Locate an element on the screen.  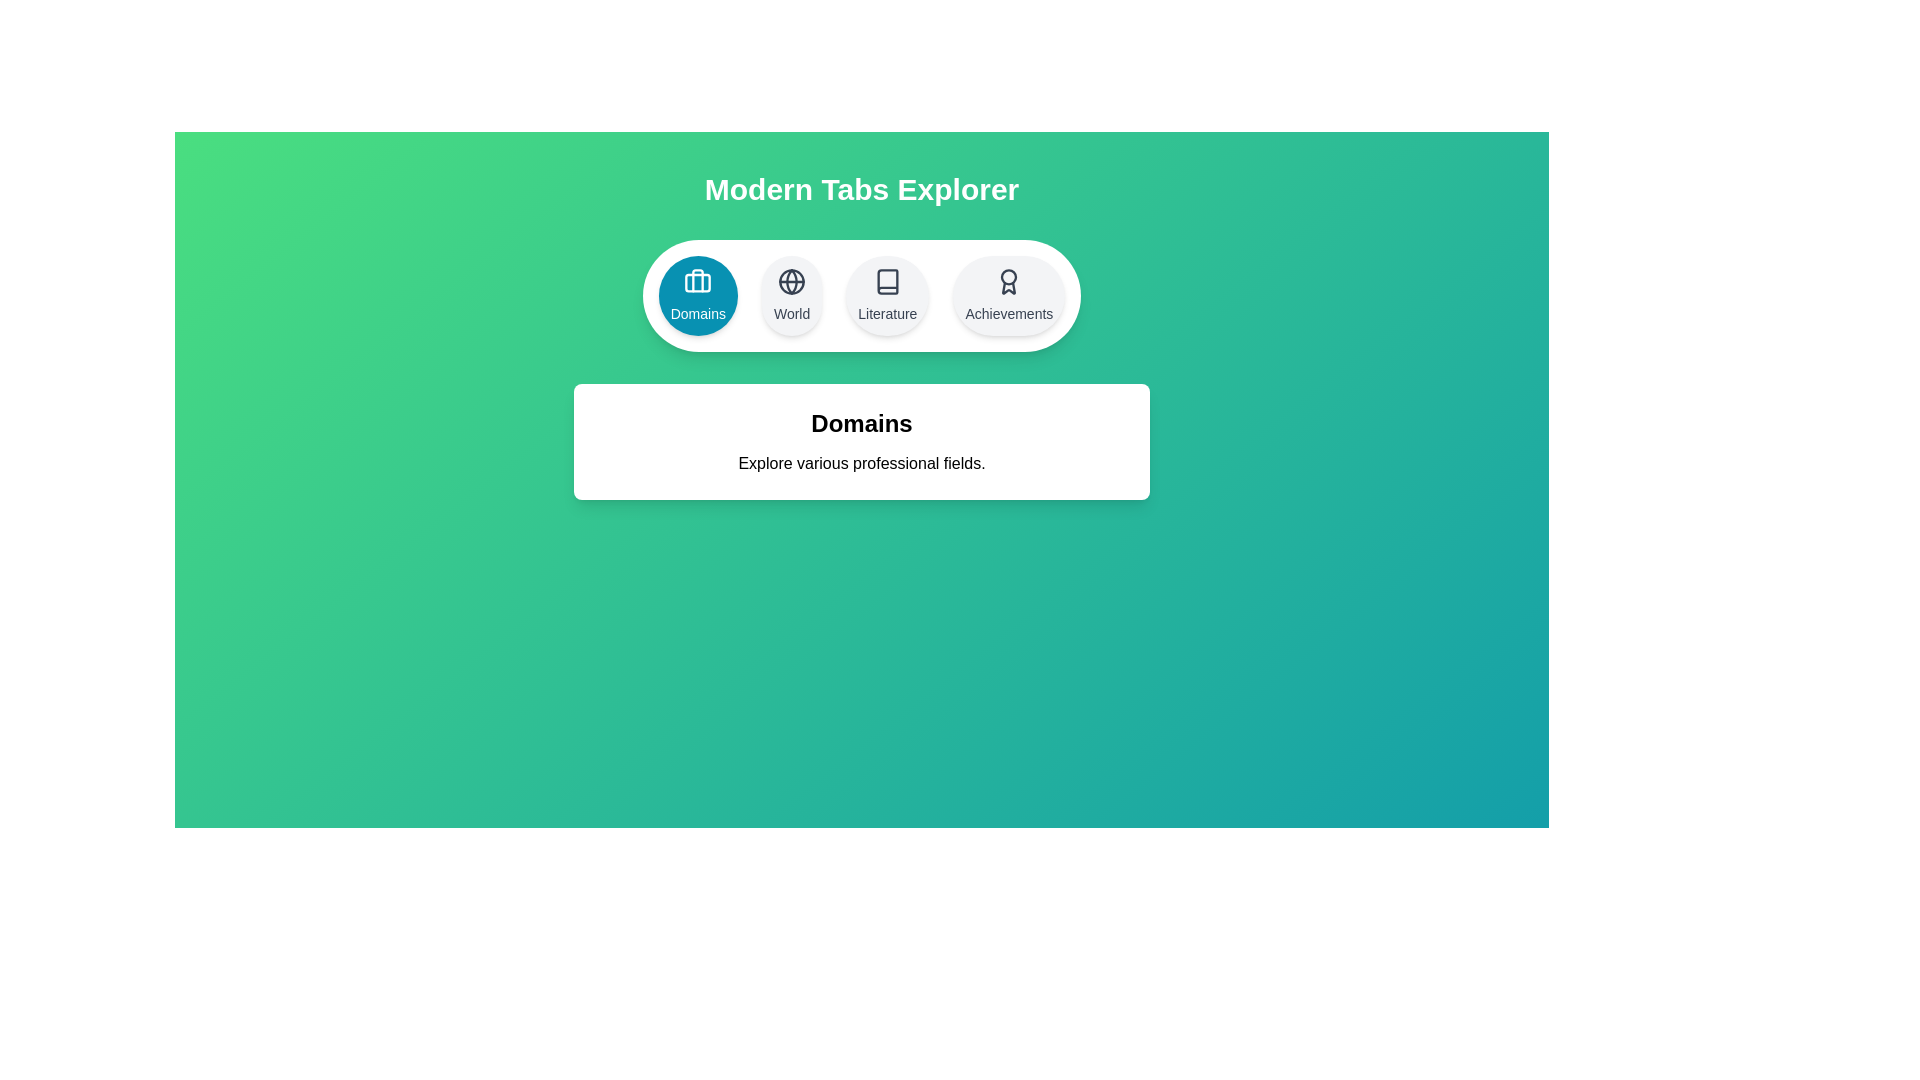
the button labeled Literature to observe its hover effect is located at coordinates (887, 296).